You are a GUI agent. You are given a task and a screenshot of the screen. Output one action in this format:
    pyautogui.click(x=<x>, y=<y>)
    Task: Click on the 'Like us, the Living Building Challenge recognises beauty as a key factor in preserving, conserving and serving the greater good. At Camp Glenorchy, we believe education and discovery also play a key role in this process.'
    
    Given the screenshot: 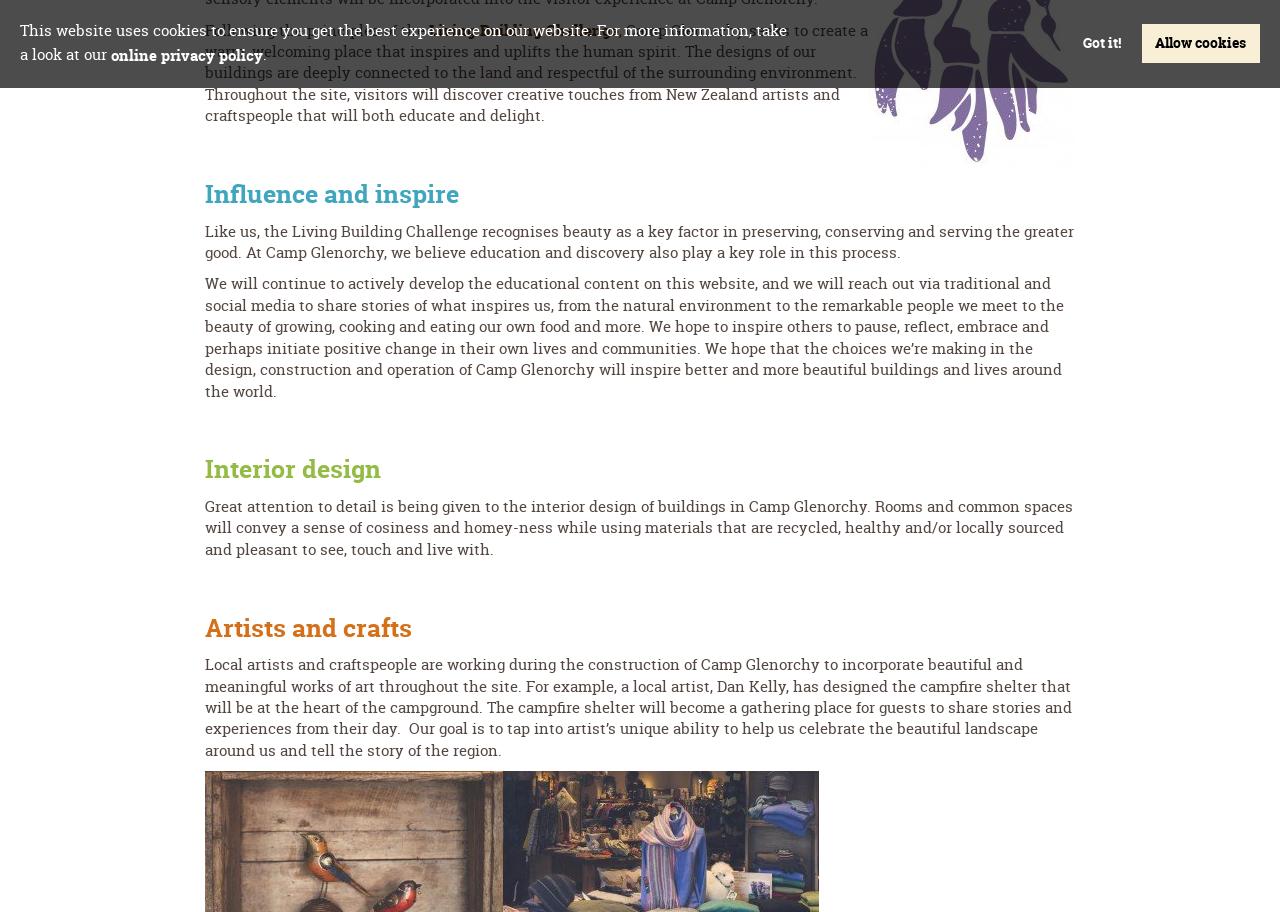 What is the action you would take?
    pyautogui.click(x=638, y=241)
    